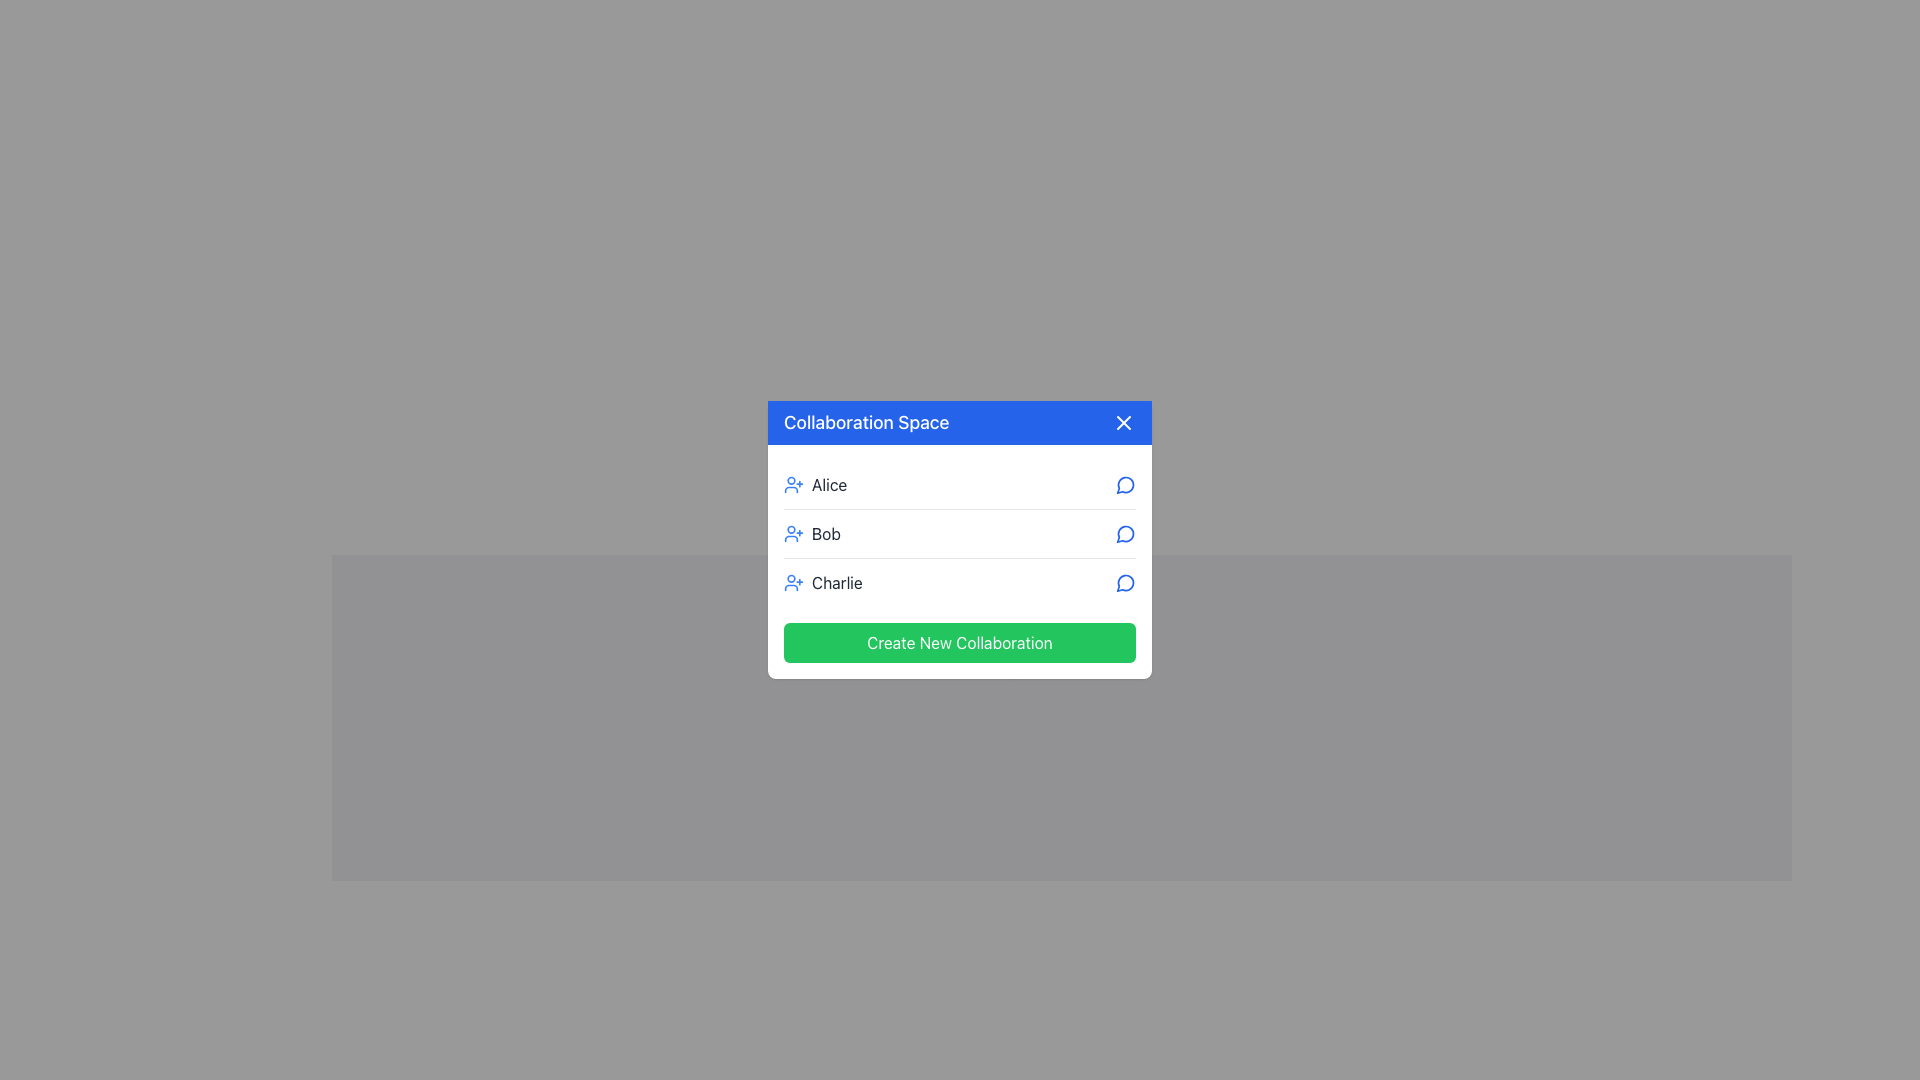  Describe the element at coordinates (837, 582) in the screenshot. I see `the user's name text label, which is the third item in a vertically arranged list following 'Alice' and 'Bob', to interact with it` at that location.